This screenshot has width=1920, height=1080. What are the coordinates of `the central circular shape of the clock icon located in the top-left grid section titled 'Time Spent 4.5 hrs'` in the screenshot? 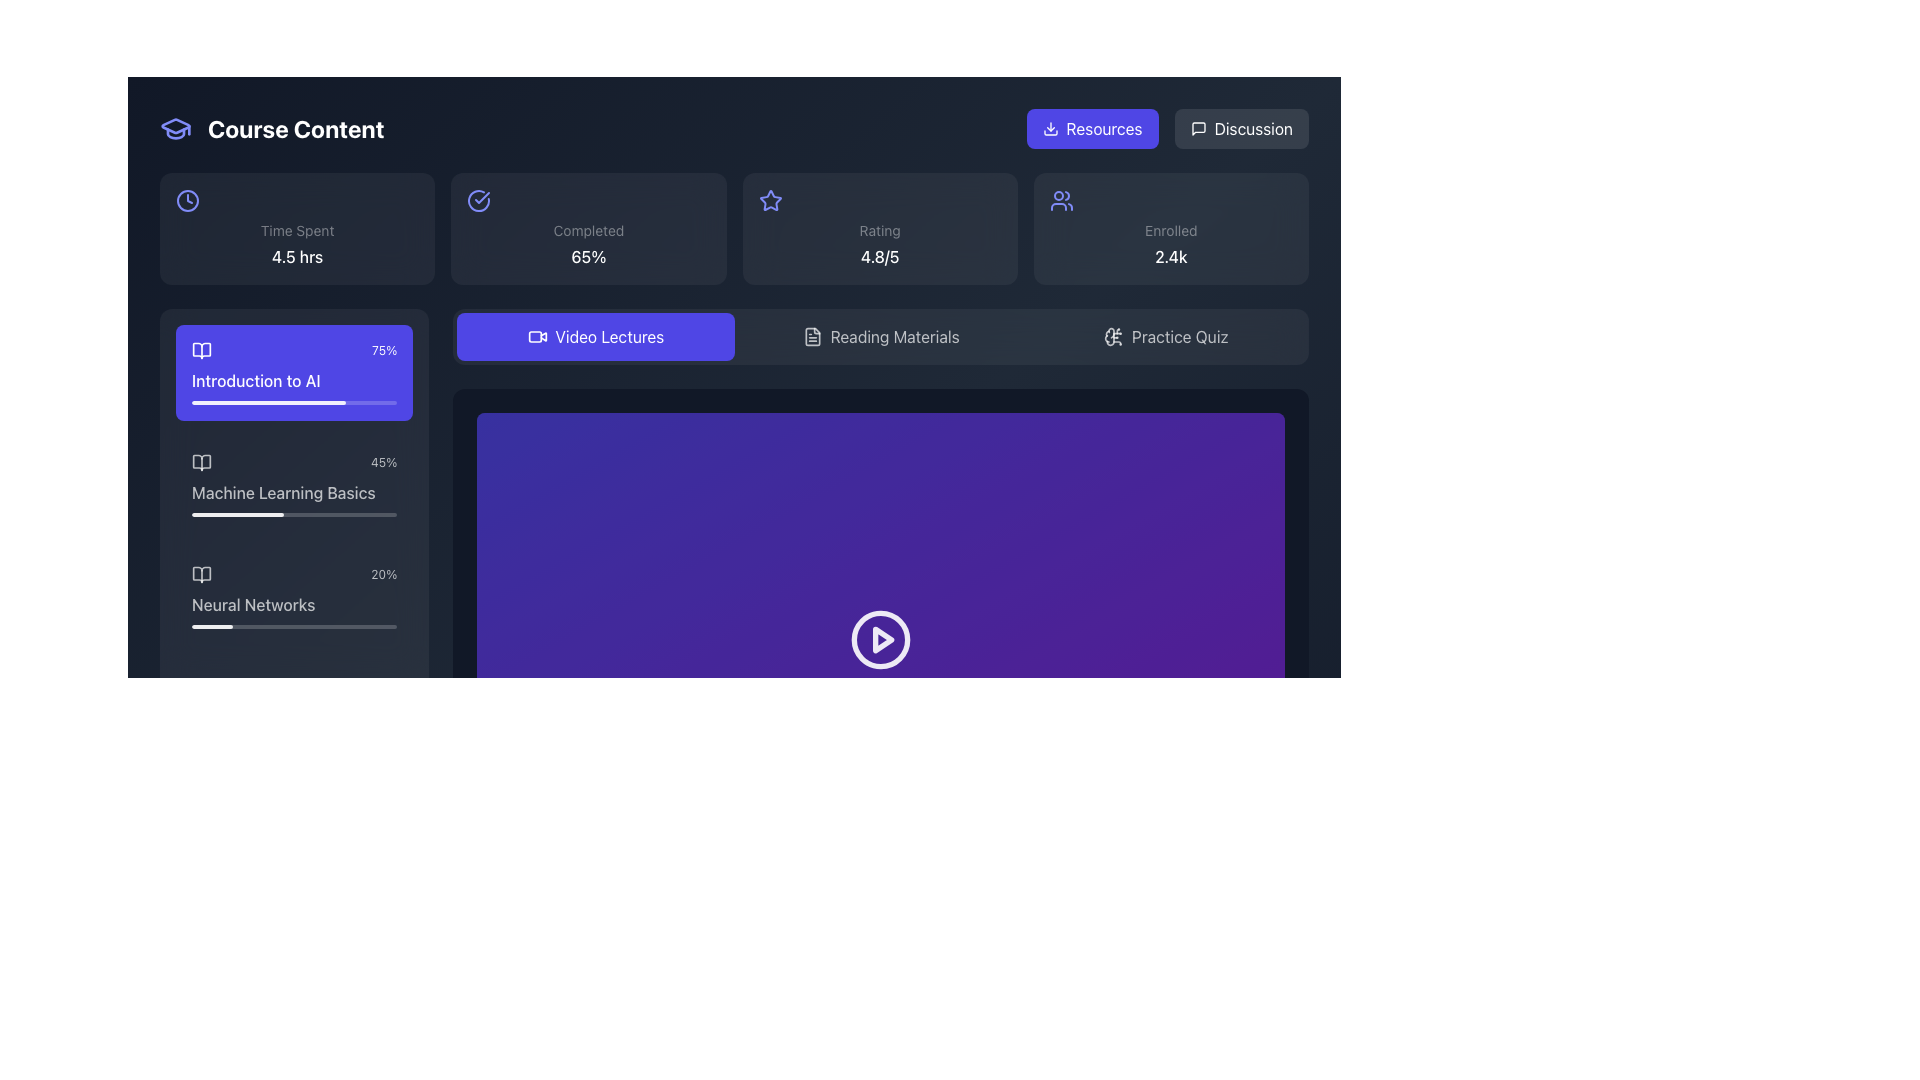 It's located at (187, 200).